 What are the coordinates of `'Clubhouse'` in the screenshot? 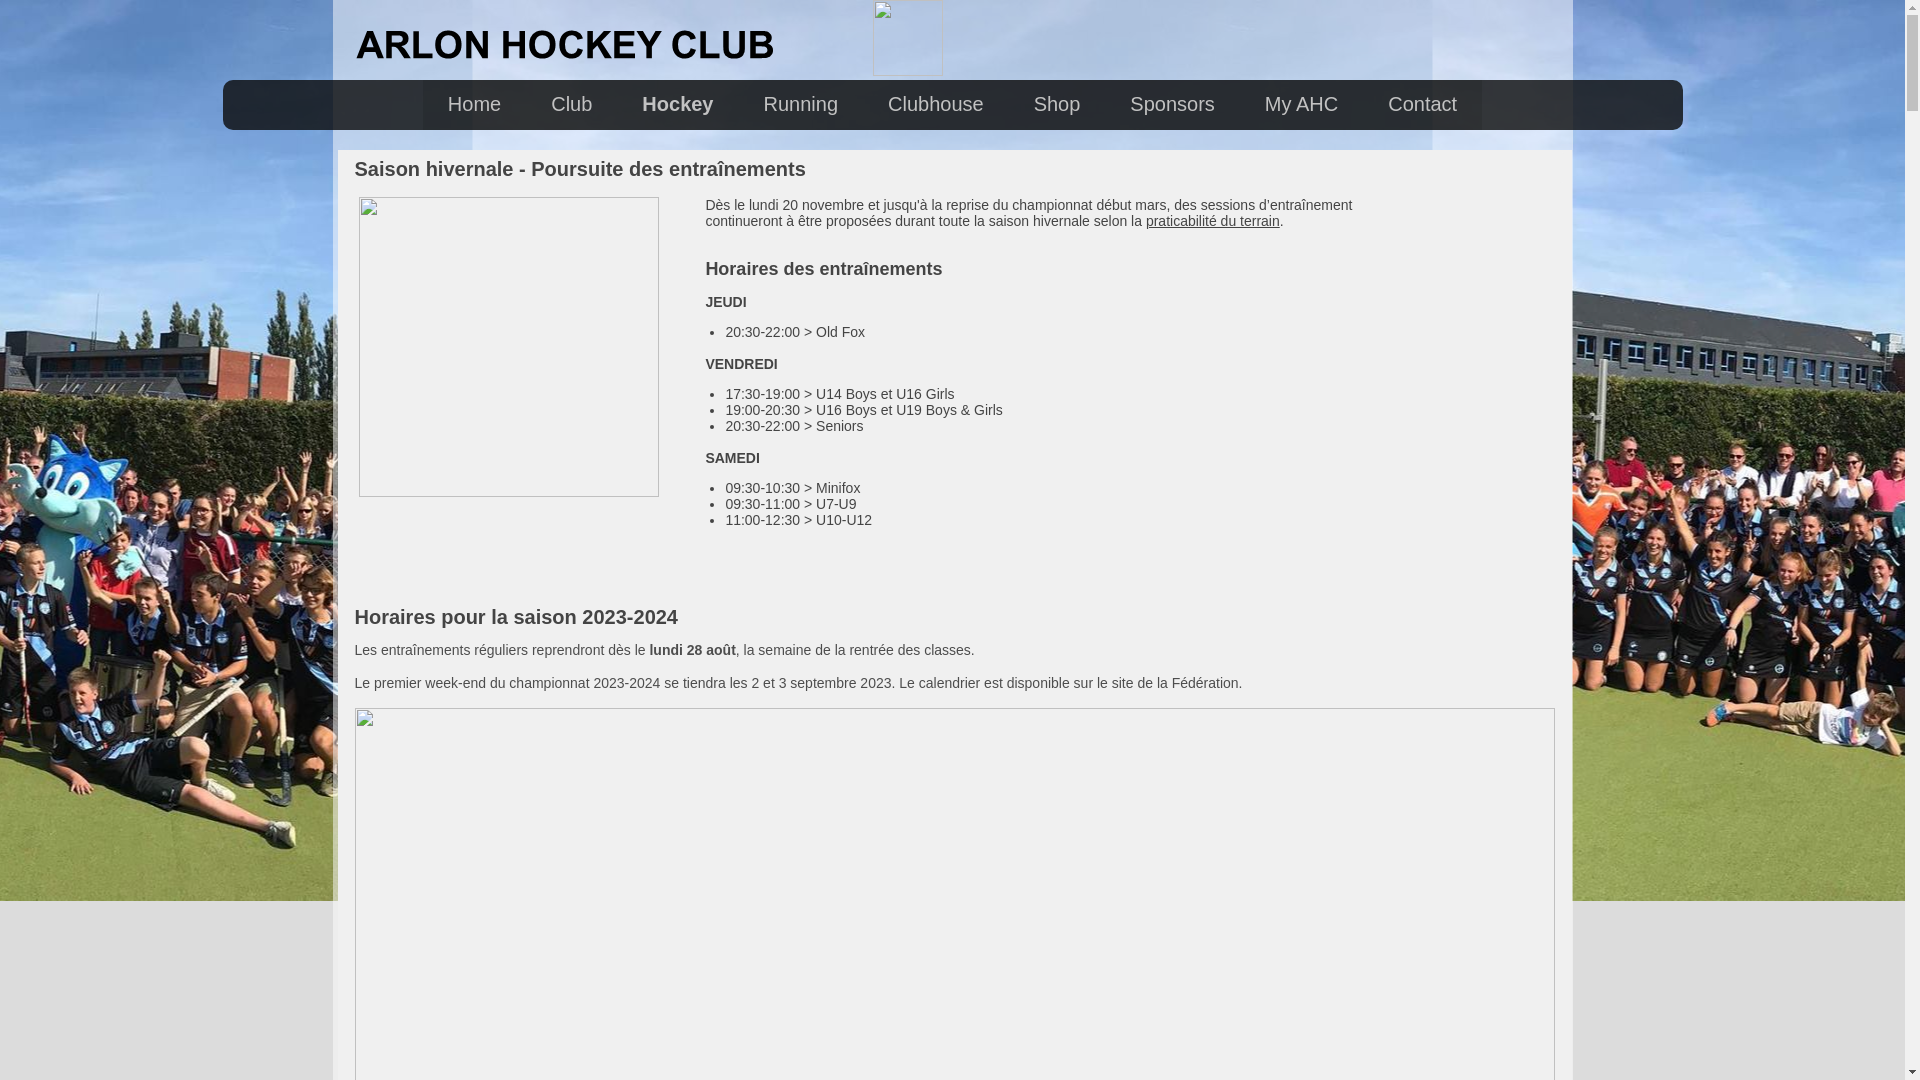 It's located at (935, 104).